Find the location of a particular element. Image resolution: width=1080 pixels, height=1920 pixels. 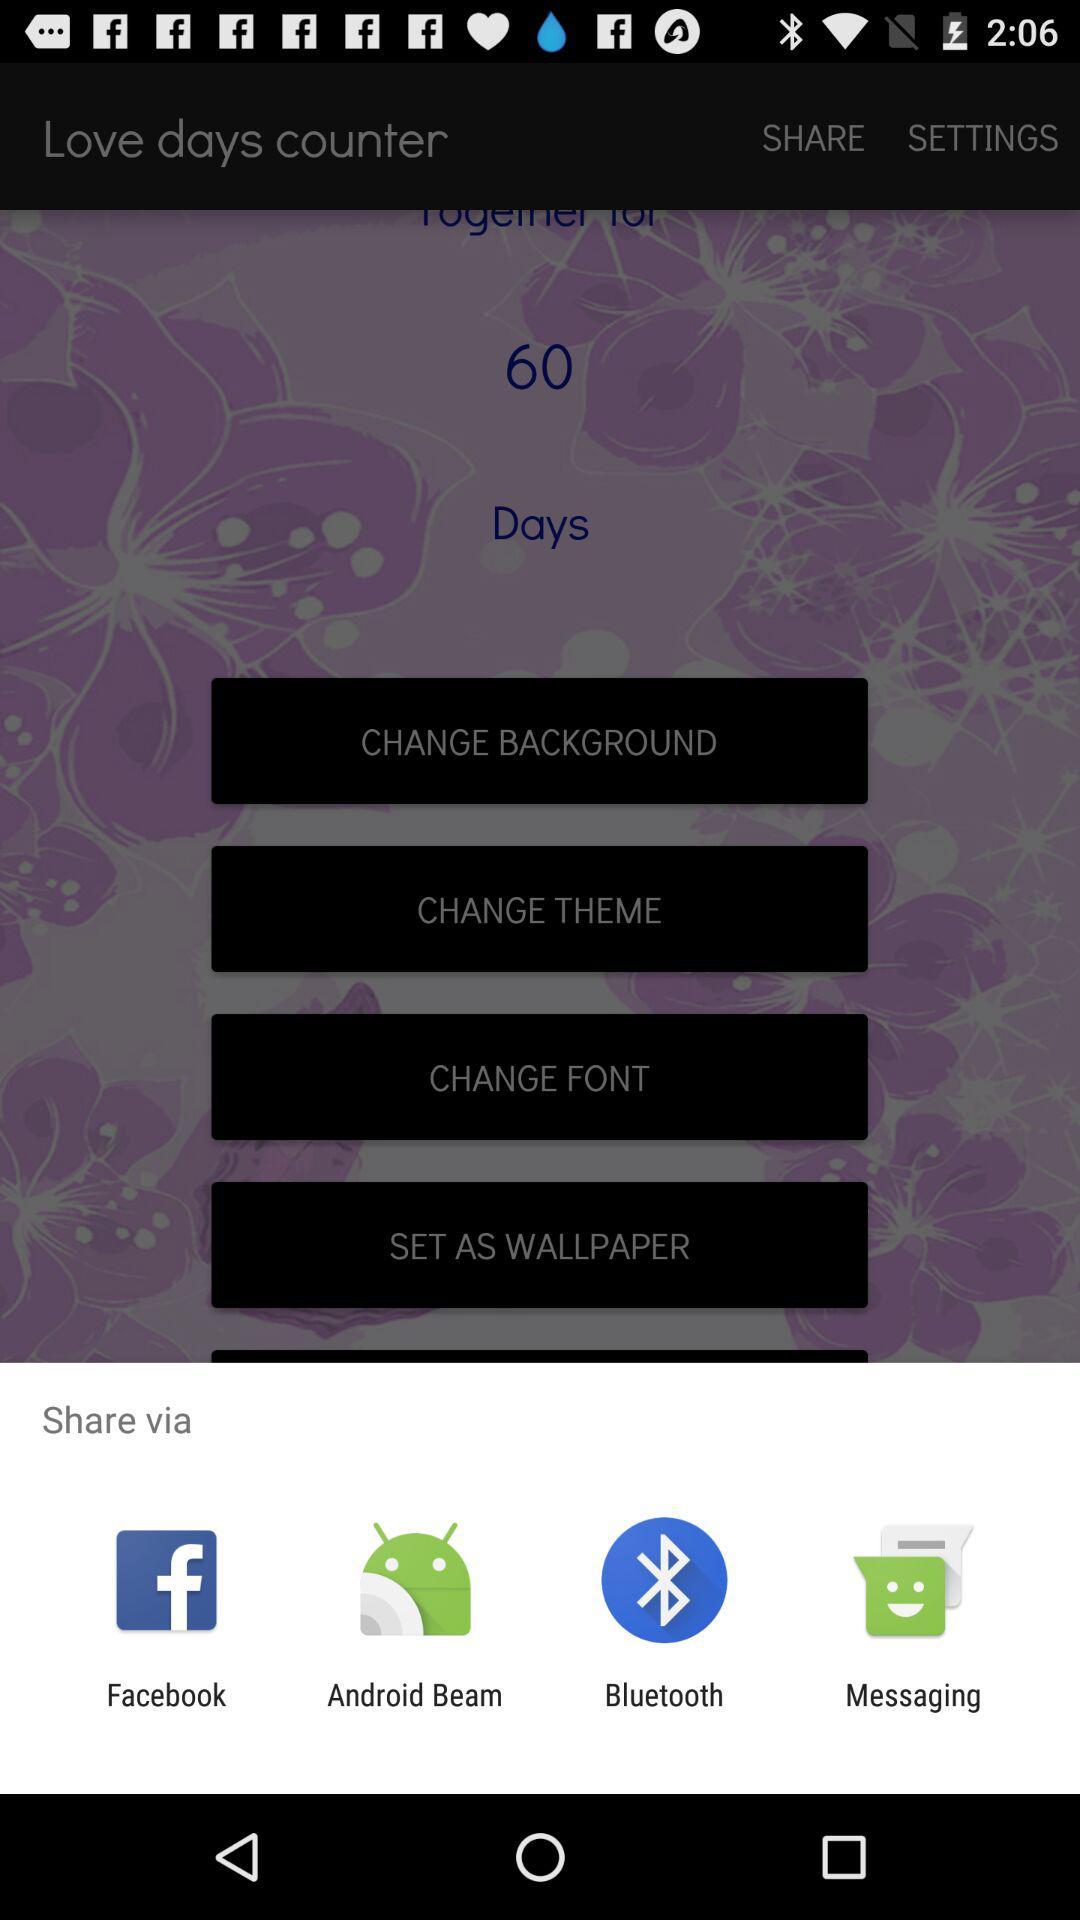

android beam app is located at coordinates (414, 1711).